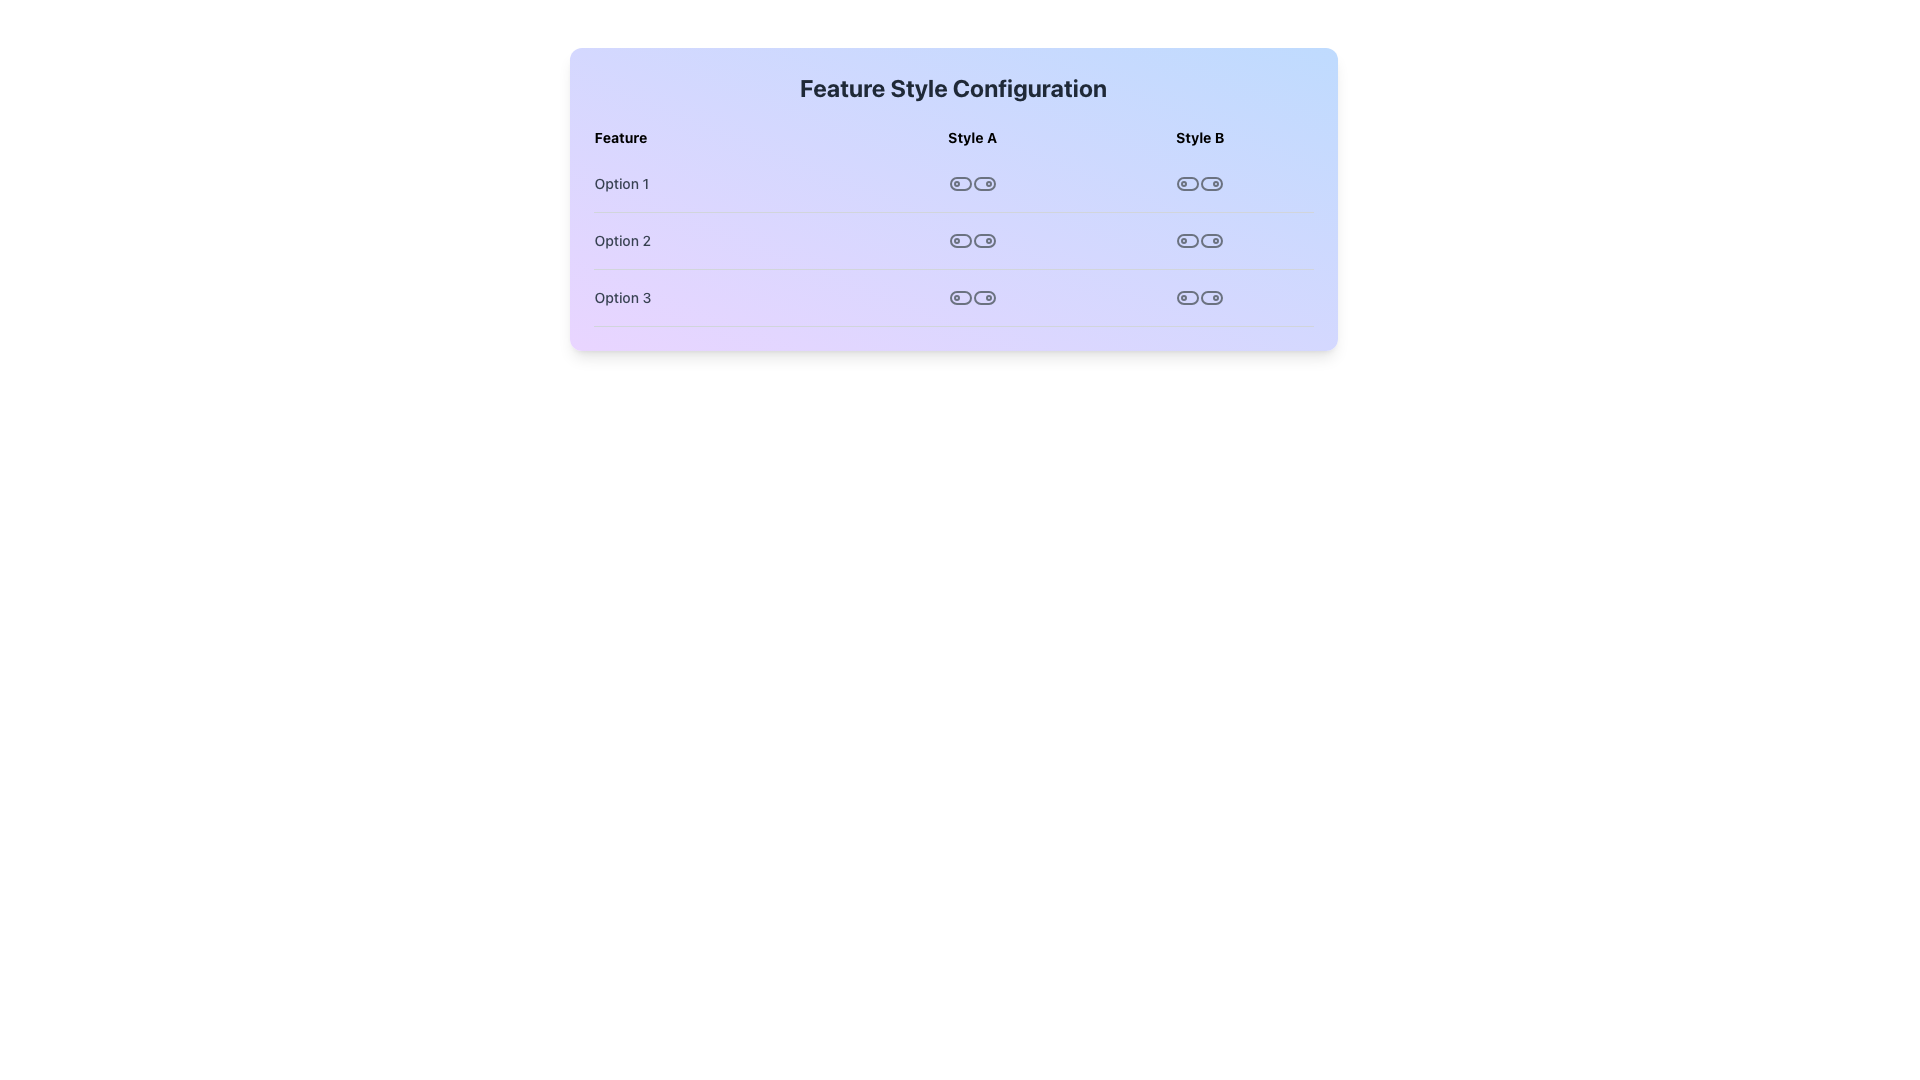 The width and height of the screenshot is (1920, 1080). Describe the element at coordinates (724, 137) in the screenshot. I see `the header label indicating the feature section in the configuration table` at that location.